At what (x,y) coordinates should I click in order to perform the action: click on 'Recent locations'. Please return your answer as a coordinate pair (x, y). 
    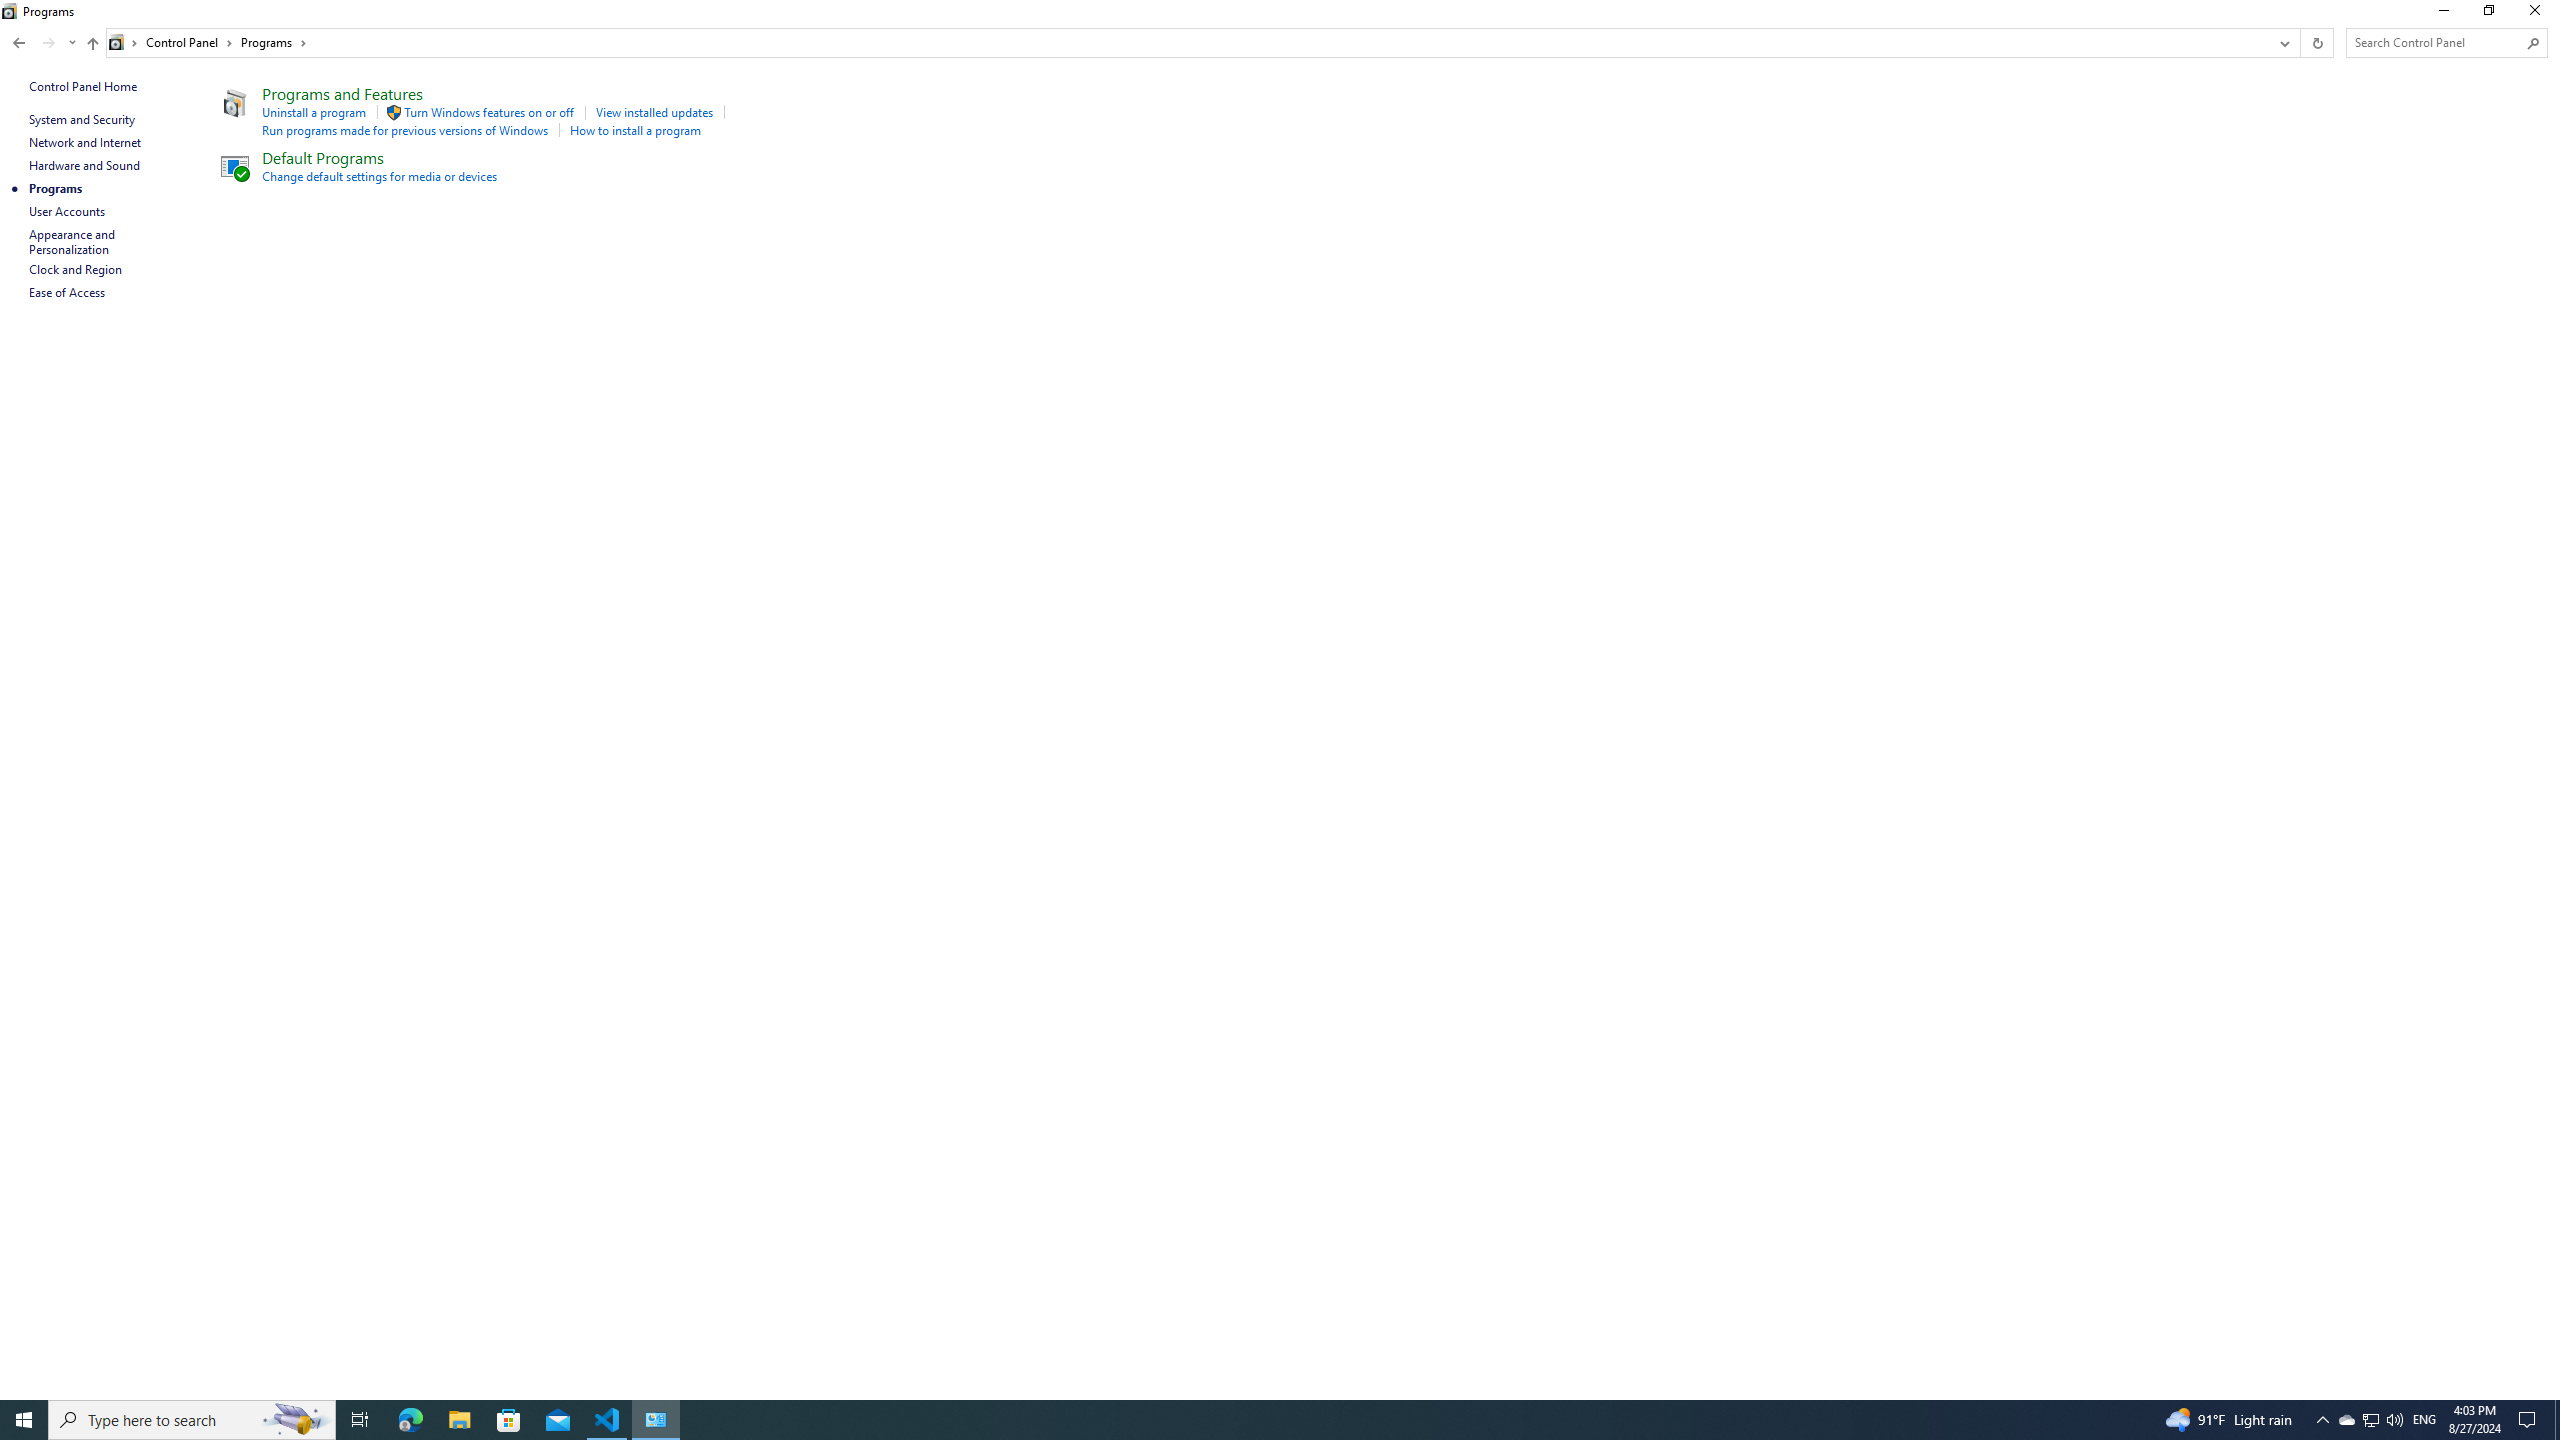
    Looking at the image, I should click on (70, 42).